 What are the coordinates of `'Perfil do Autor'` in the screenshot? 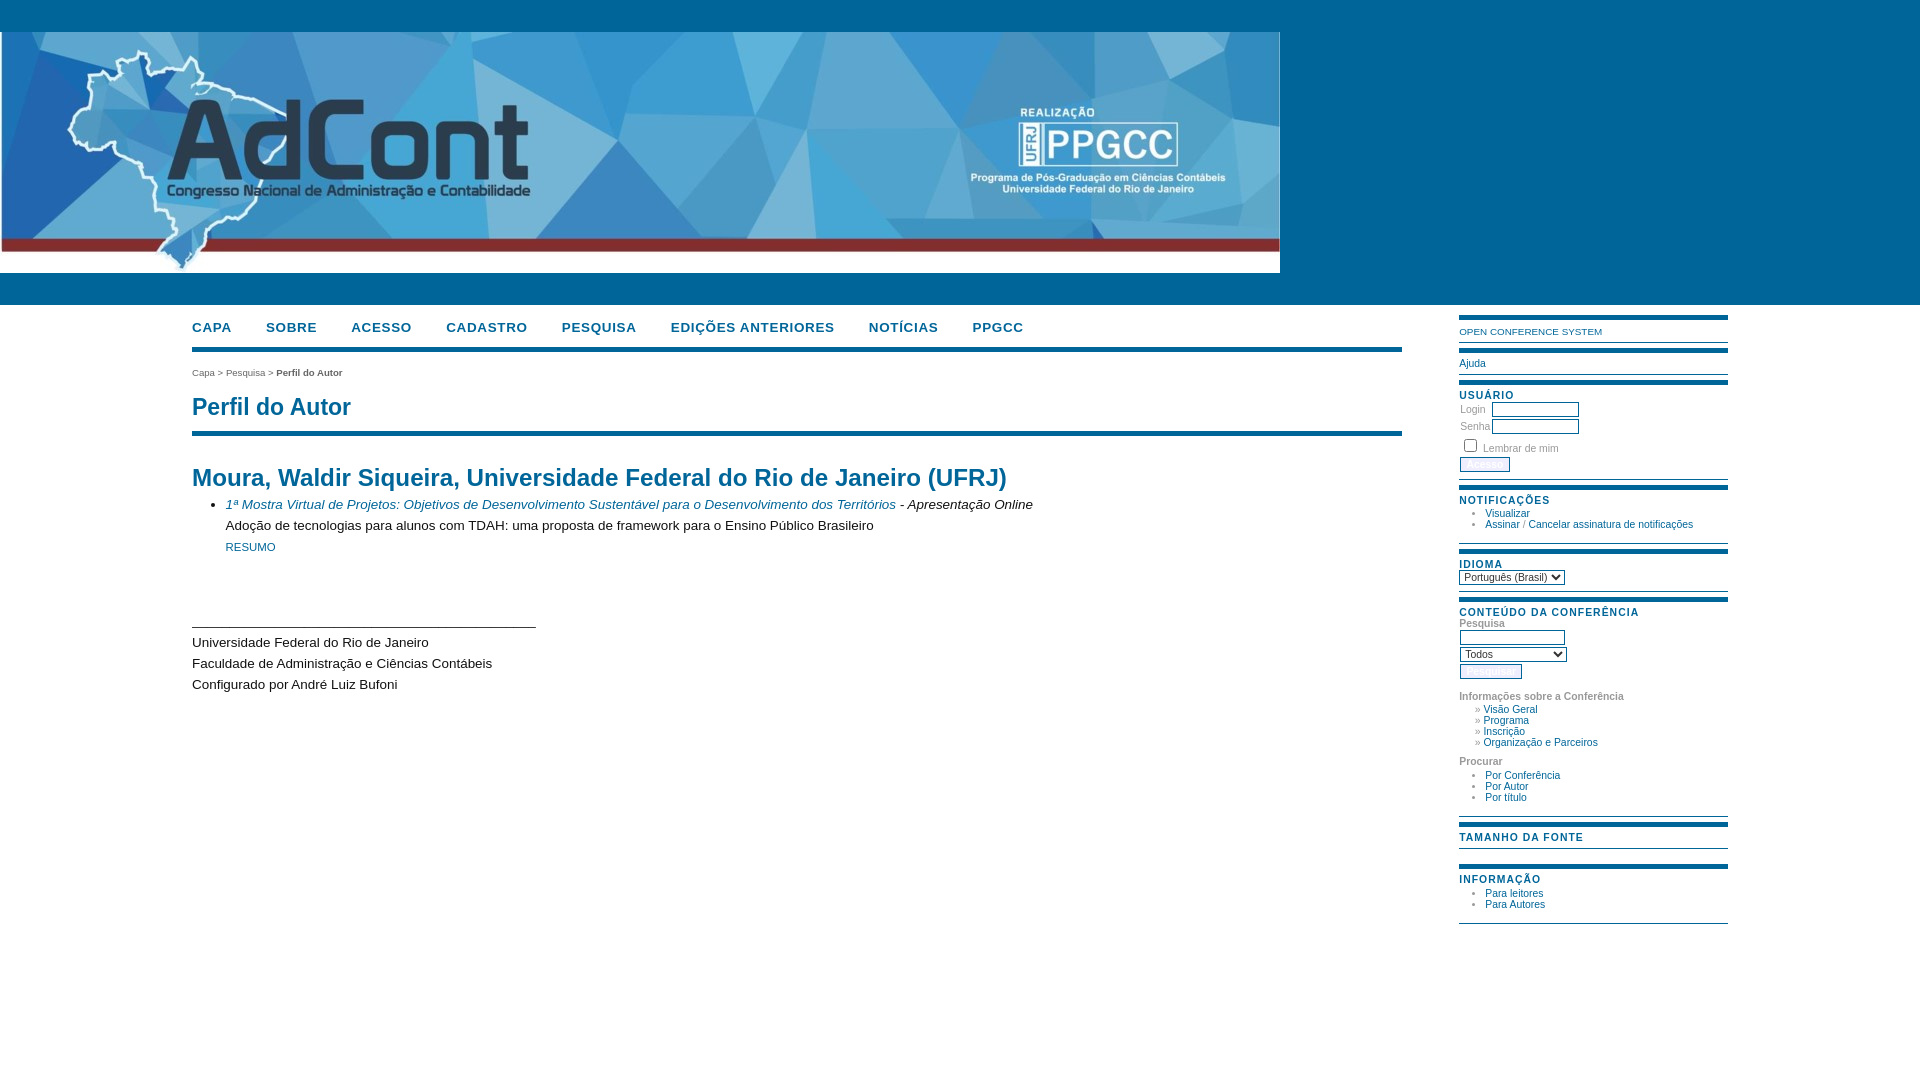 It's located at (307, 372).